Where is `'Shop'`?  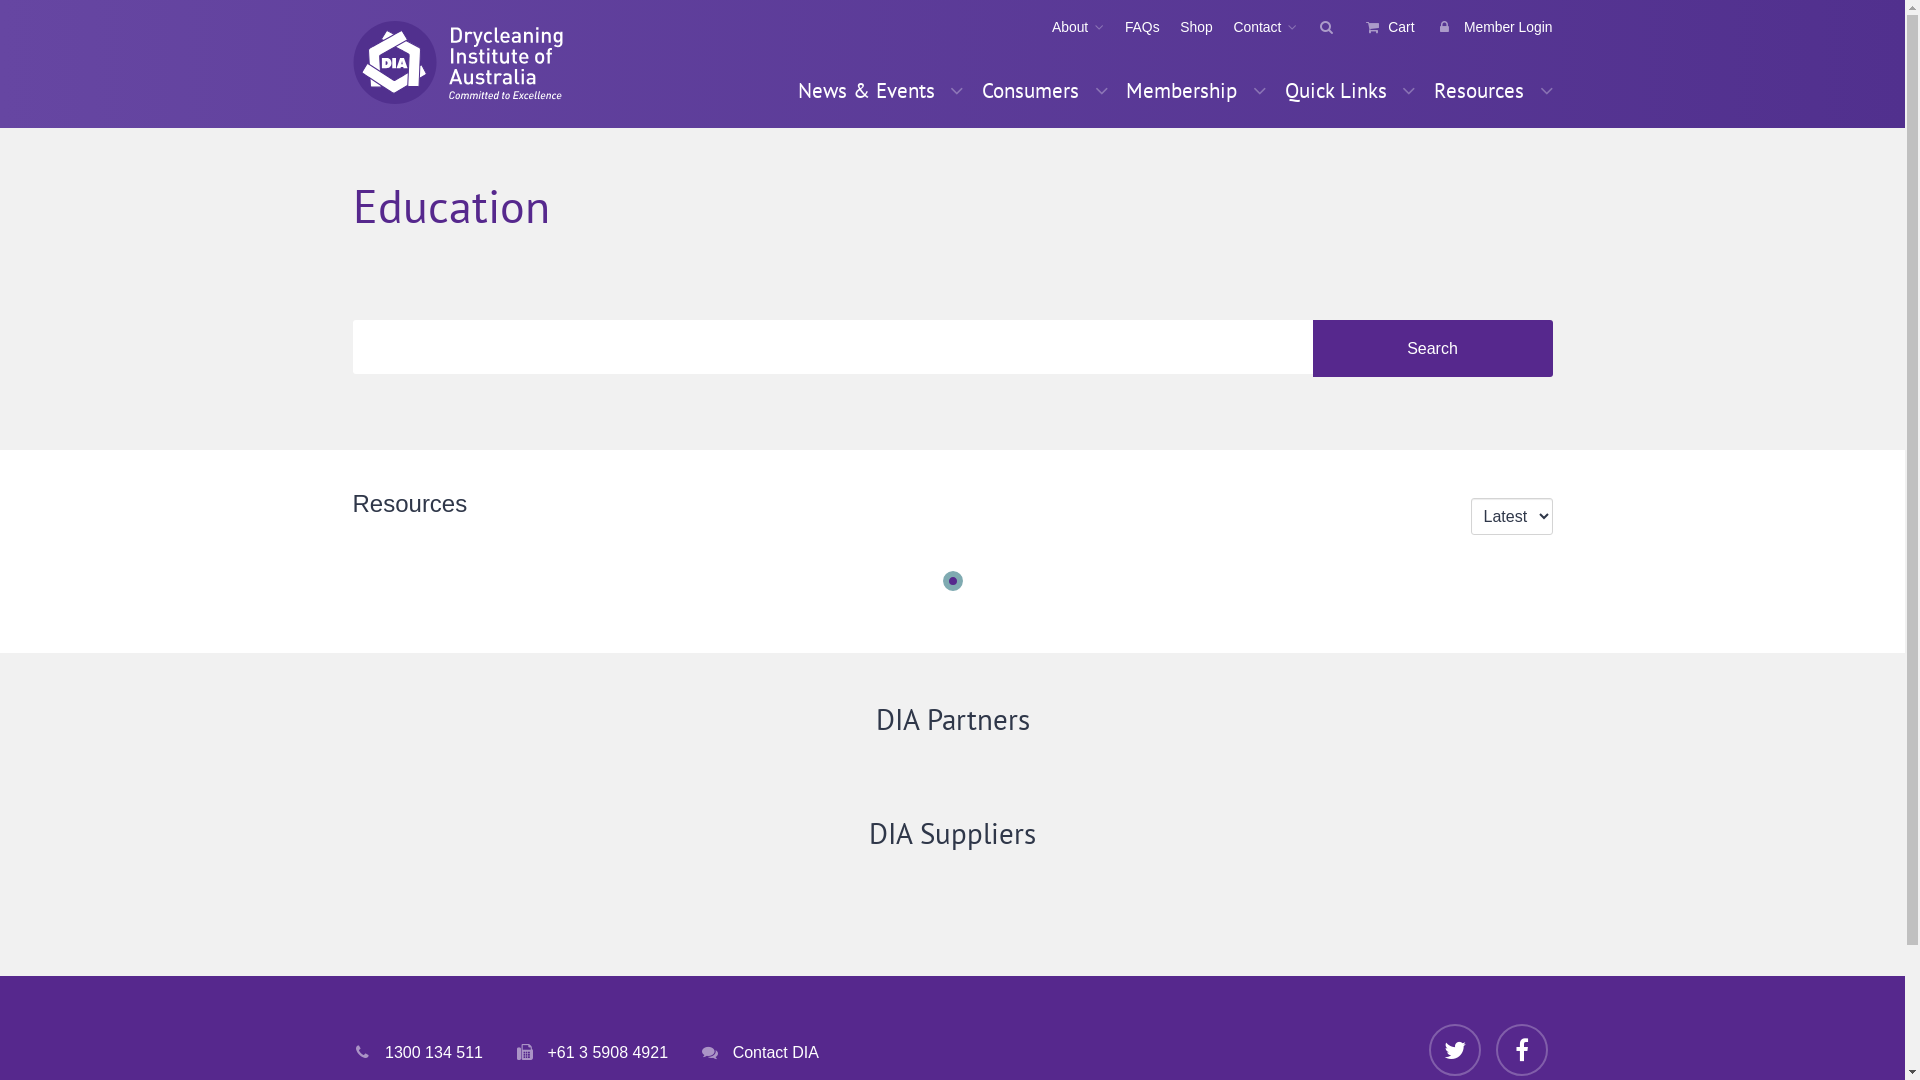
'Shop' is located at coordinates (1186, 27).